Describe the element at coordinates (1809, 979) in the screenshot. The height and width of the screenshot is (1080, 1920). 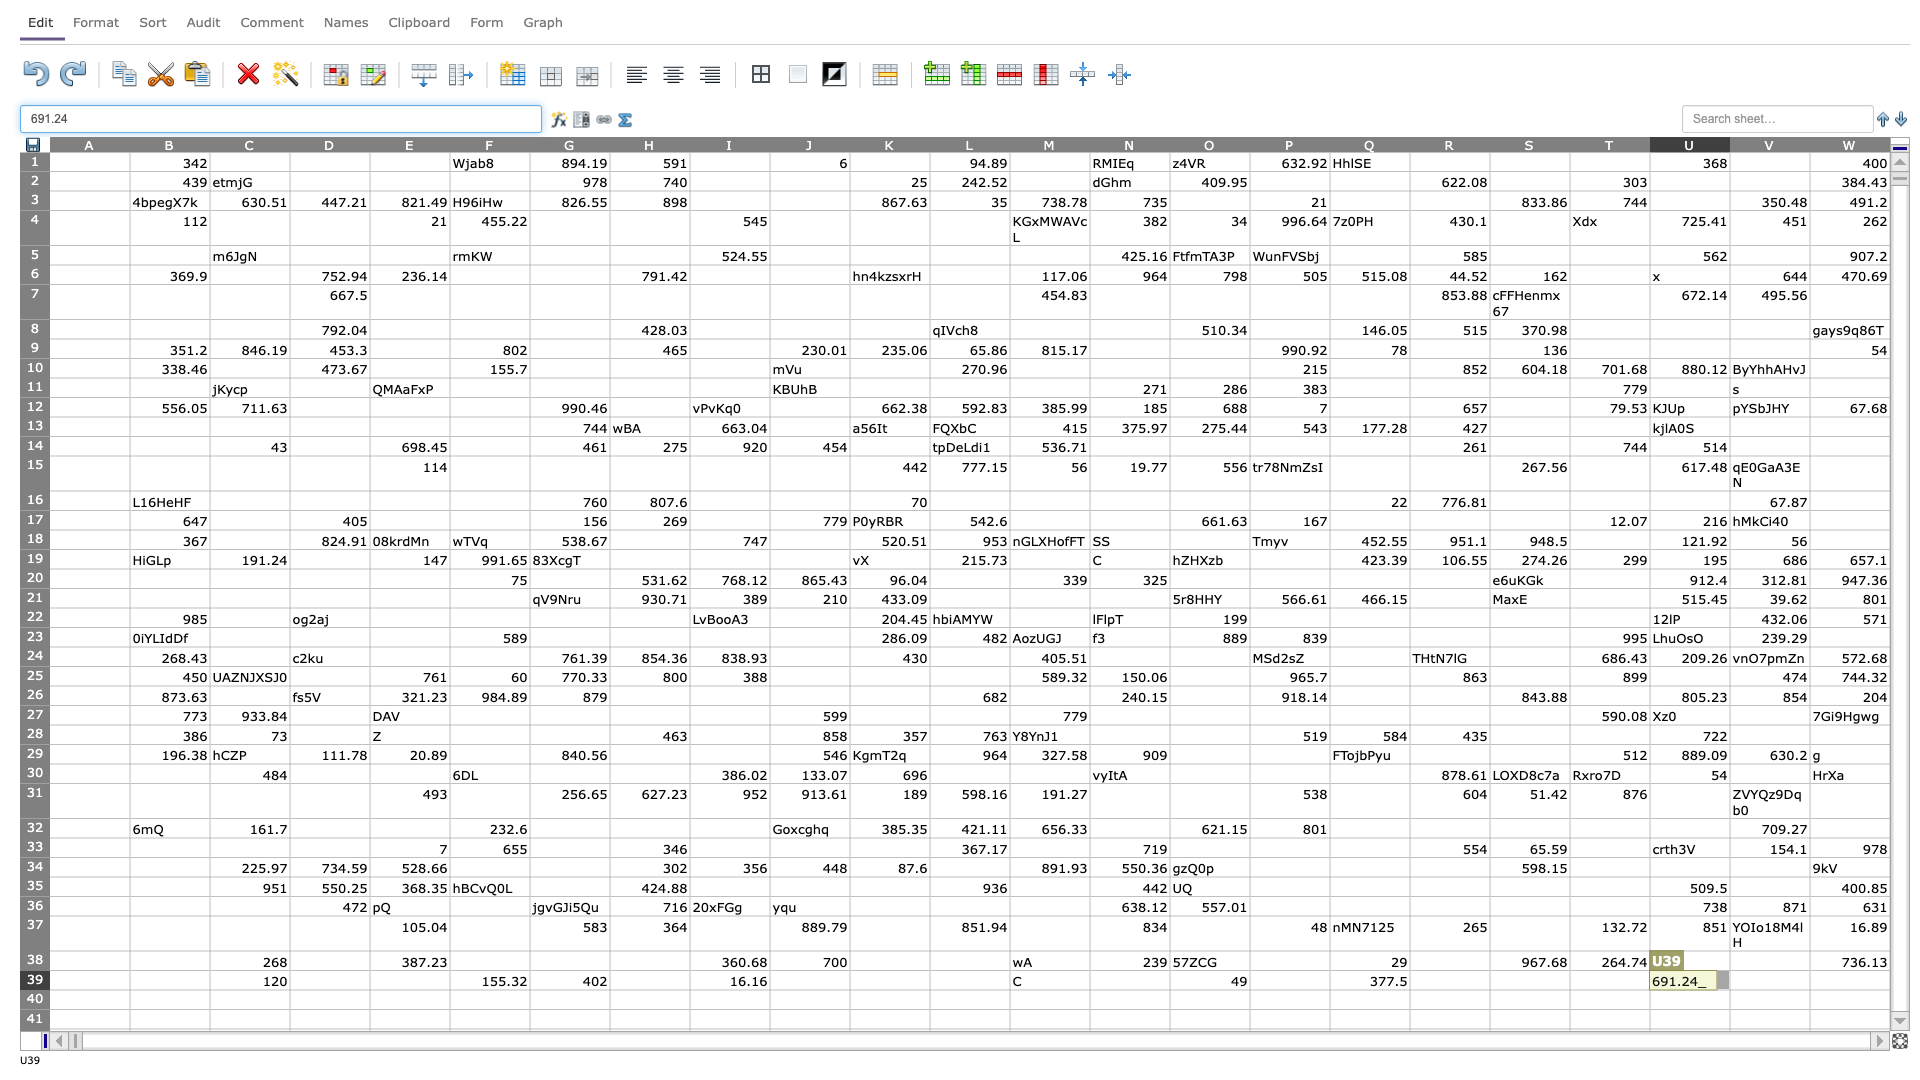
I see `Place cursor on left border of W39` at that location.